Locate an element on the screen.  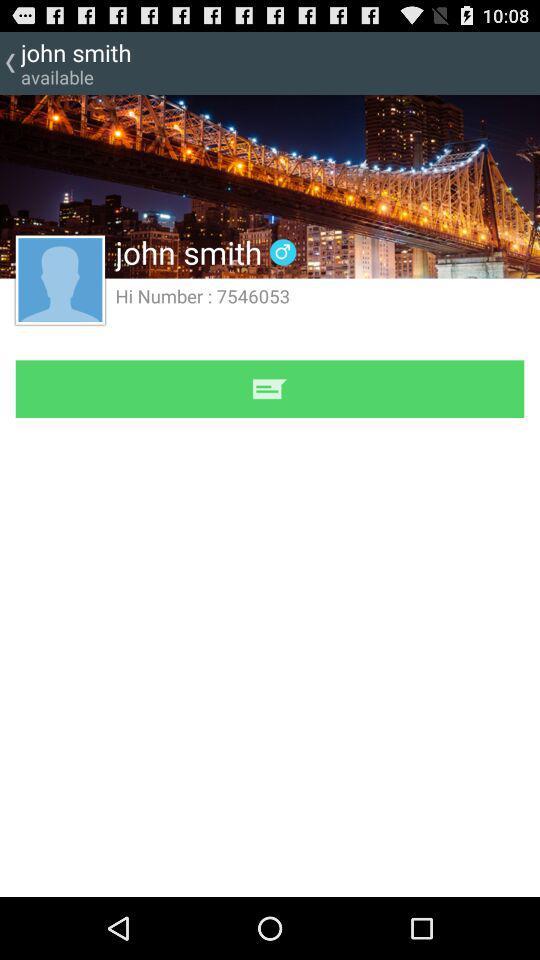
icon at the center is located at coordinates (270, 387).